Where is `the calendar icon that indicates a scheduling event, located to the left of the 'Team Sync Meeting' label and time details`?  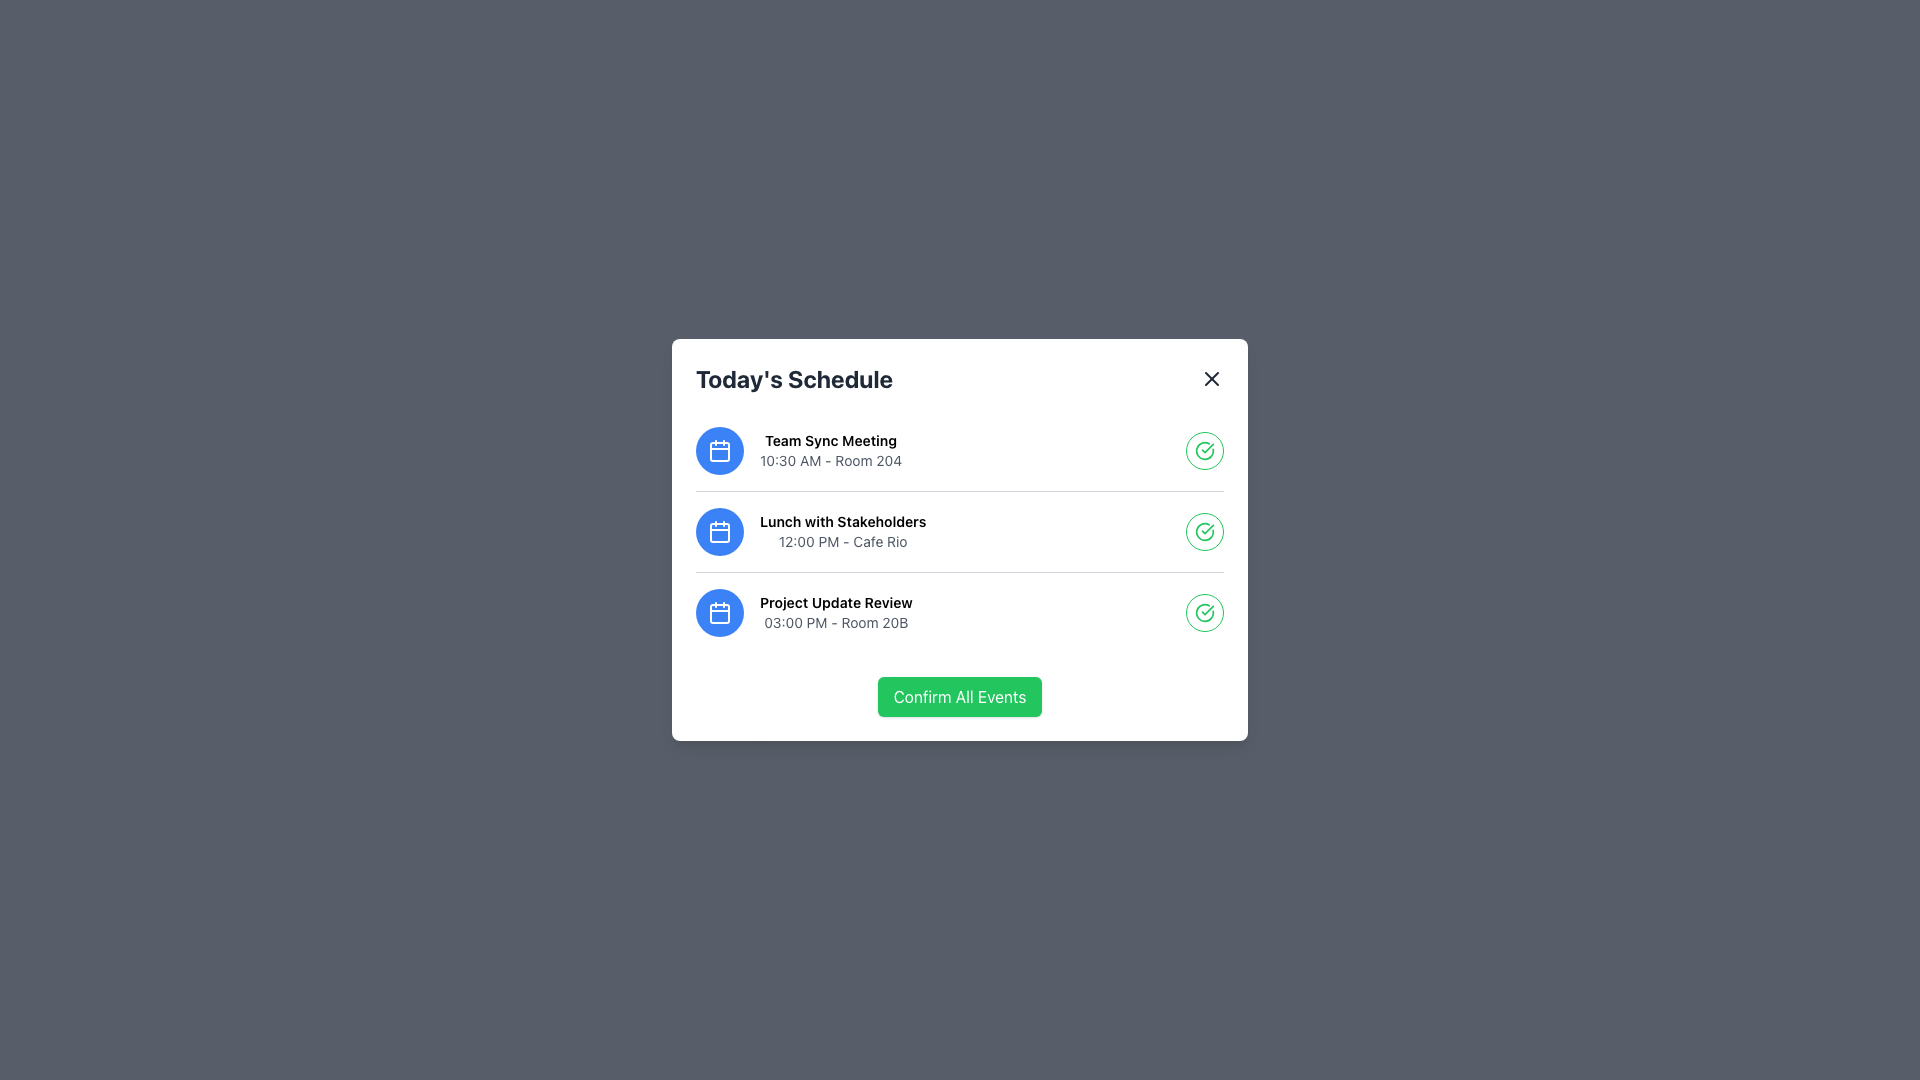 the calendar icon that indicates a scheduling event, located to the left of the 'Team Sync Meeting' label and time details is located at coordinates (720, 451).